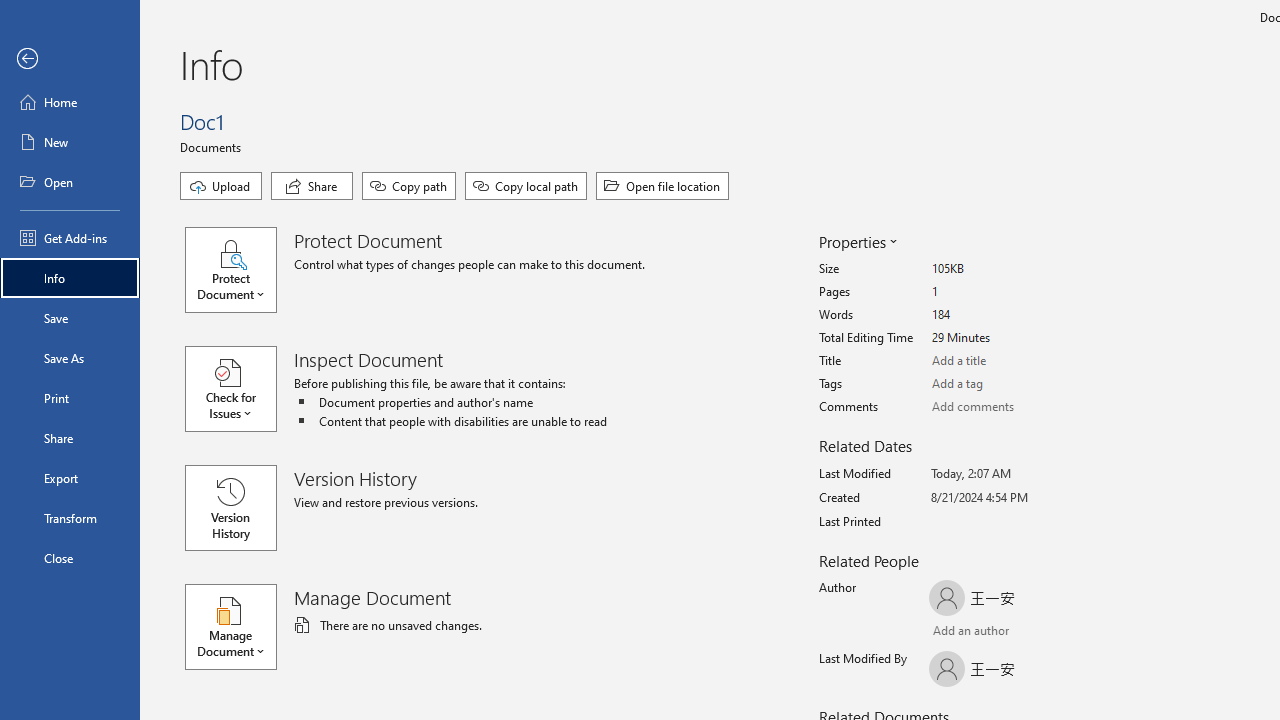 This screenshot has height=720, width=1280. I want to click on 'Verify Names', so click(984, 632).